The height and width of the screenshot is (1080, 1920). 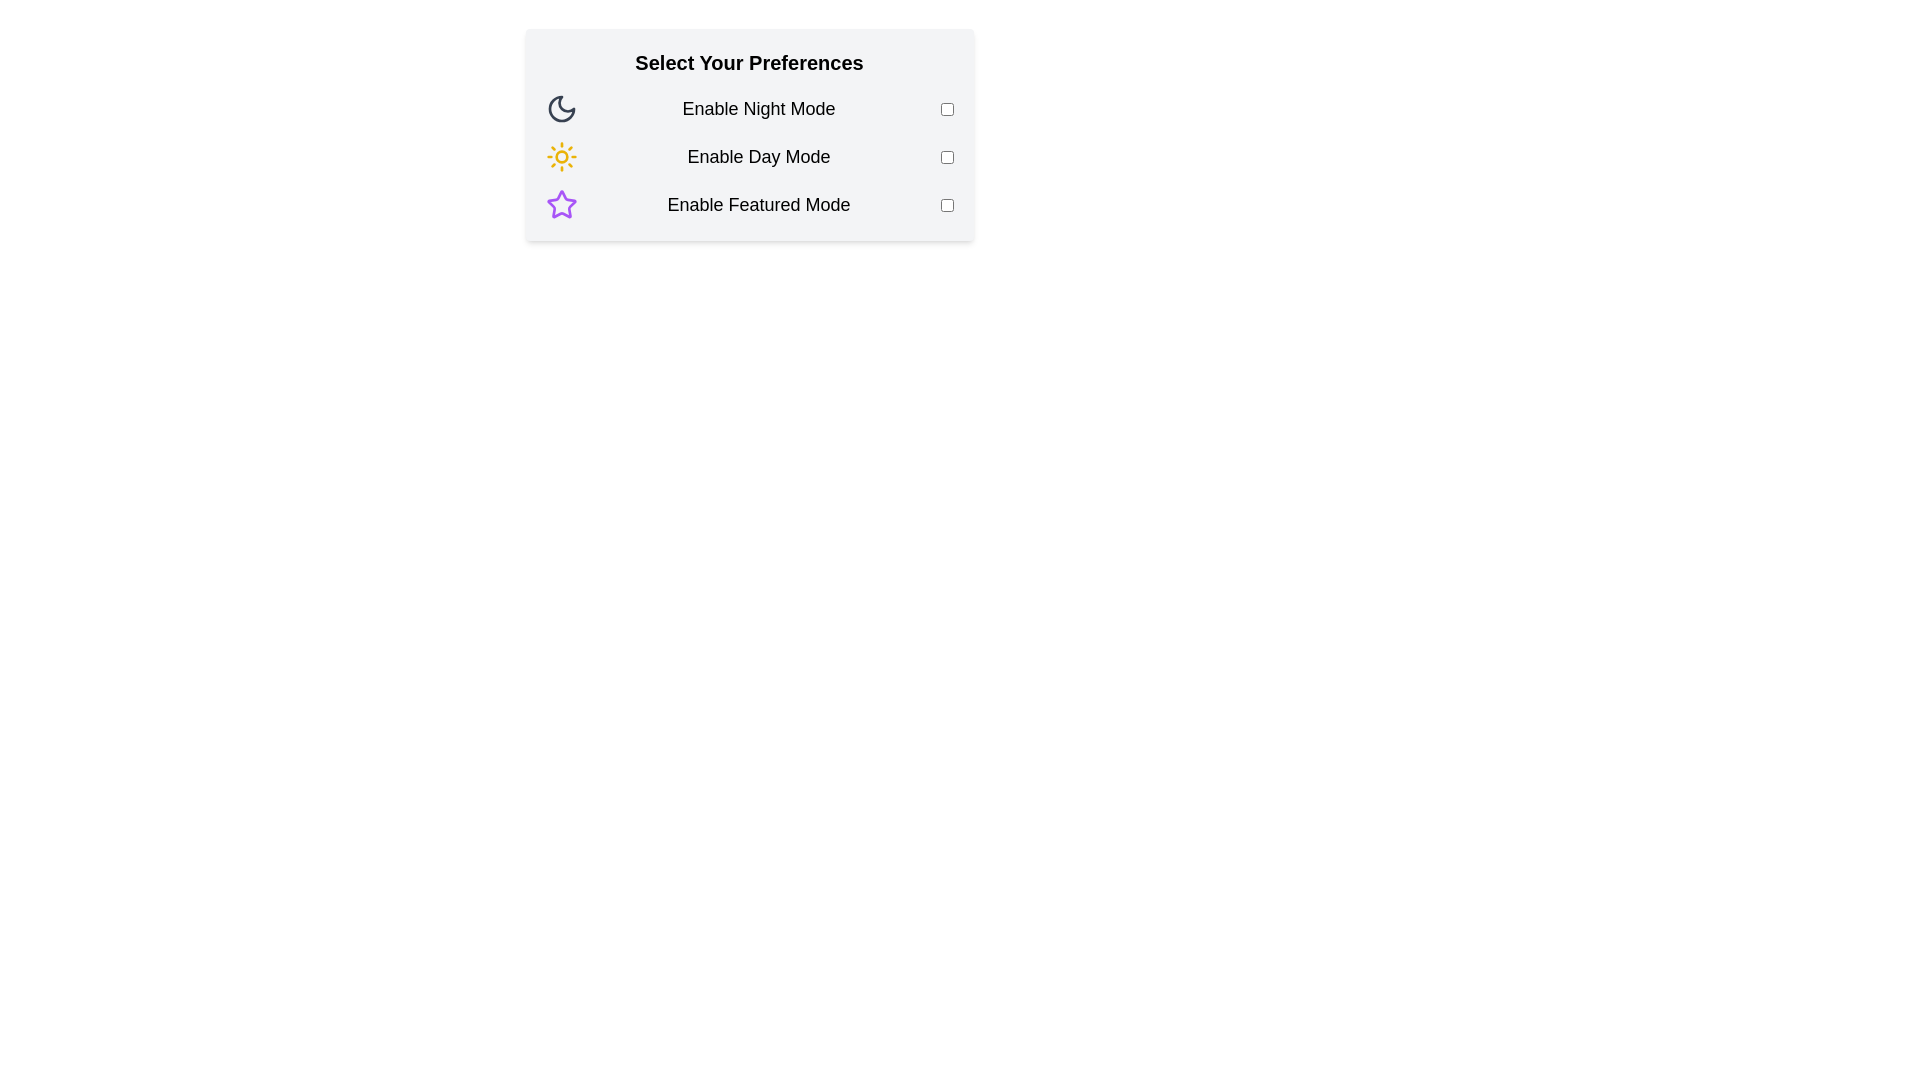 I want to click on the graphic icon representing the 'Enable Night Mode' option, located to the left of the text 'Enable Night Mode' in the top row of the options list, so click(x=560, y=108).